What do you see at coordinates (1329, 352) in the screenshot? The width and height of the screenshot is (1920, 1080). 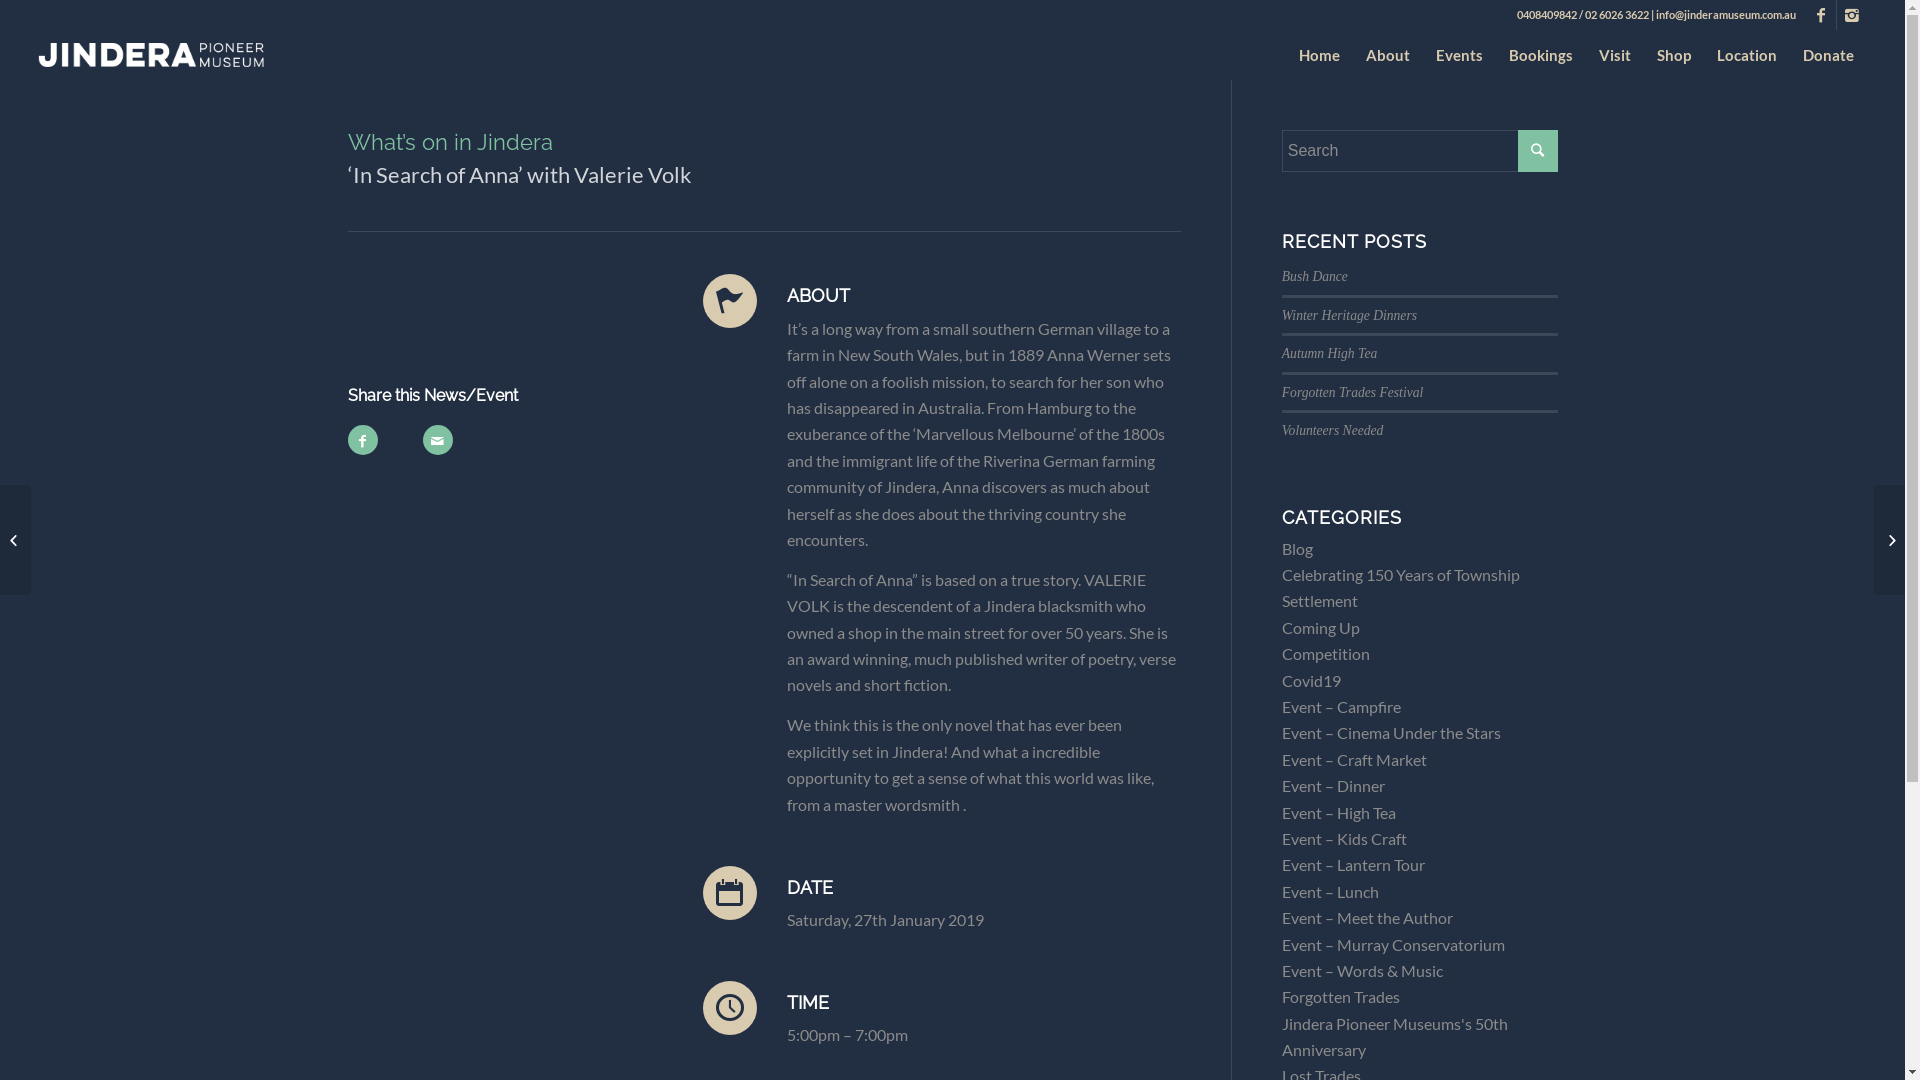 I see `'Autumn High Tea'` at bounding box center [1329, 352].